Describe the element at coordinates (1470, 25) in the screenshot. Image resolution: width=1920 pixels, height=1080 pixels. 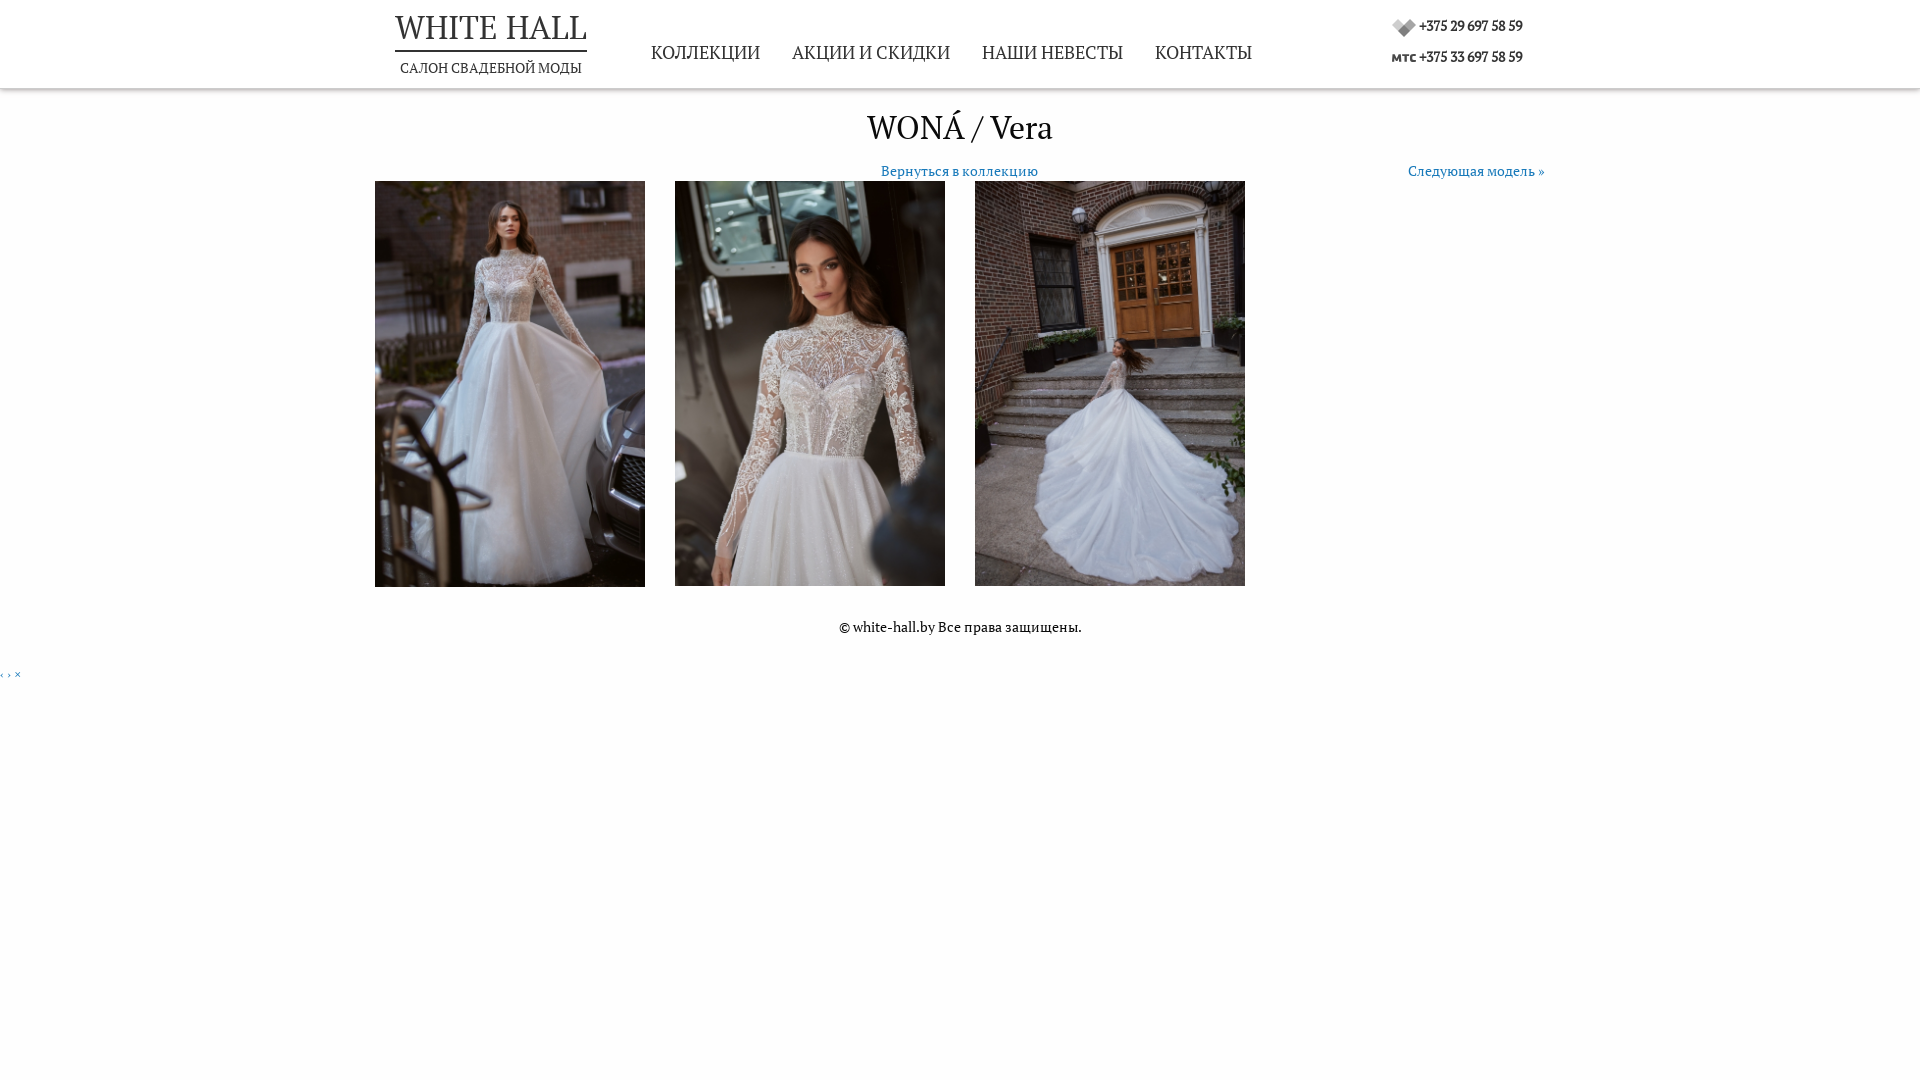
I see `'+375 29 697 58 59'` at that location.